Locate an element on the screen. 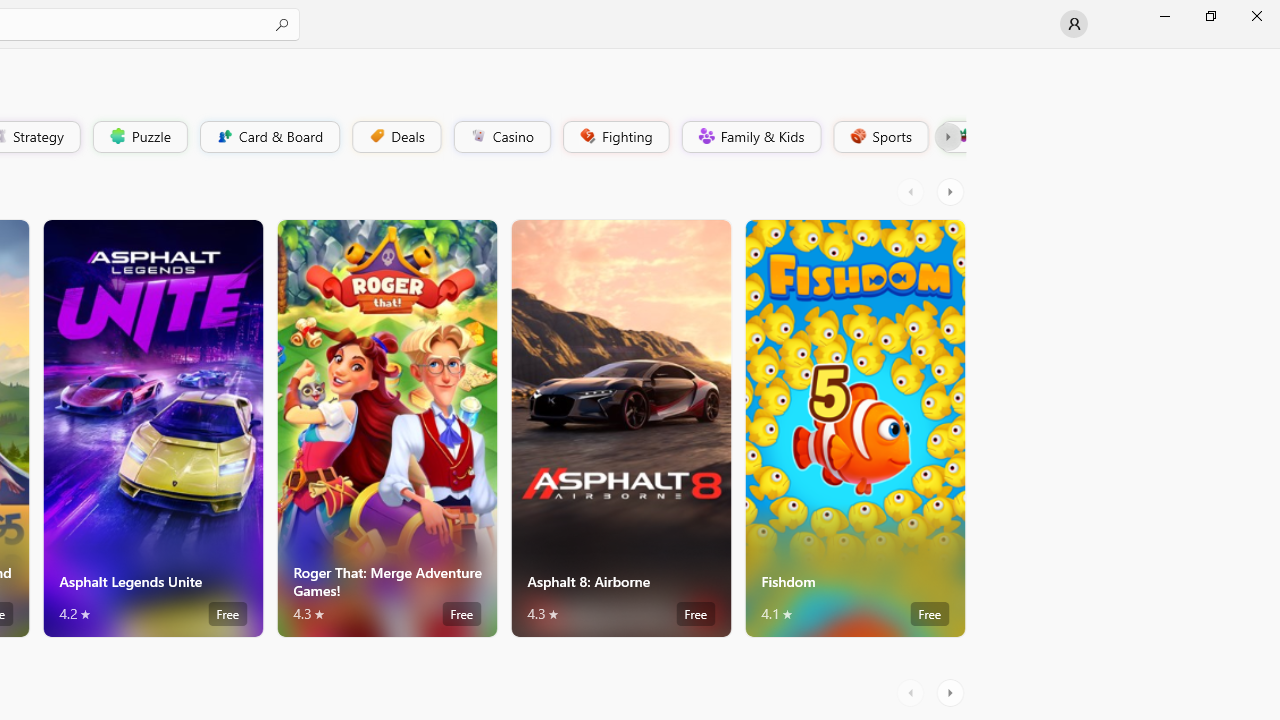 This screenshot has height=720, width=1280. 'Class: Button' is located at coordinates (946, 135).